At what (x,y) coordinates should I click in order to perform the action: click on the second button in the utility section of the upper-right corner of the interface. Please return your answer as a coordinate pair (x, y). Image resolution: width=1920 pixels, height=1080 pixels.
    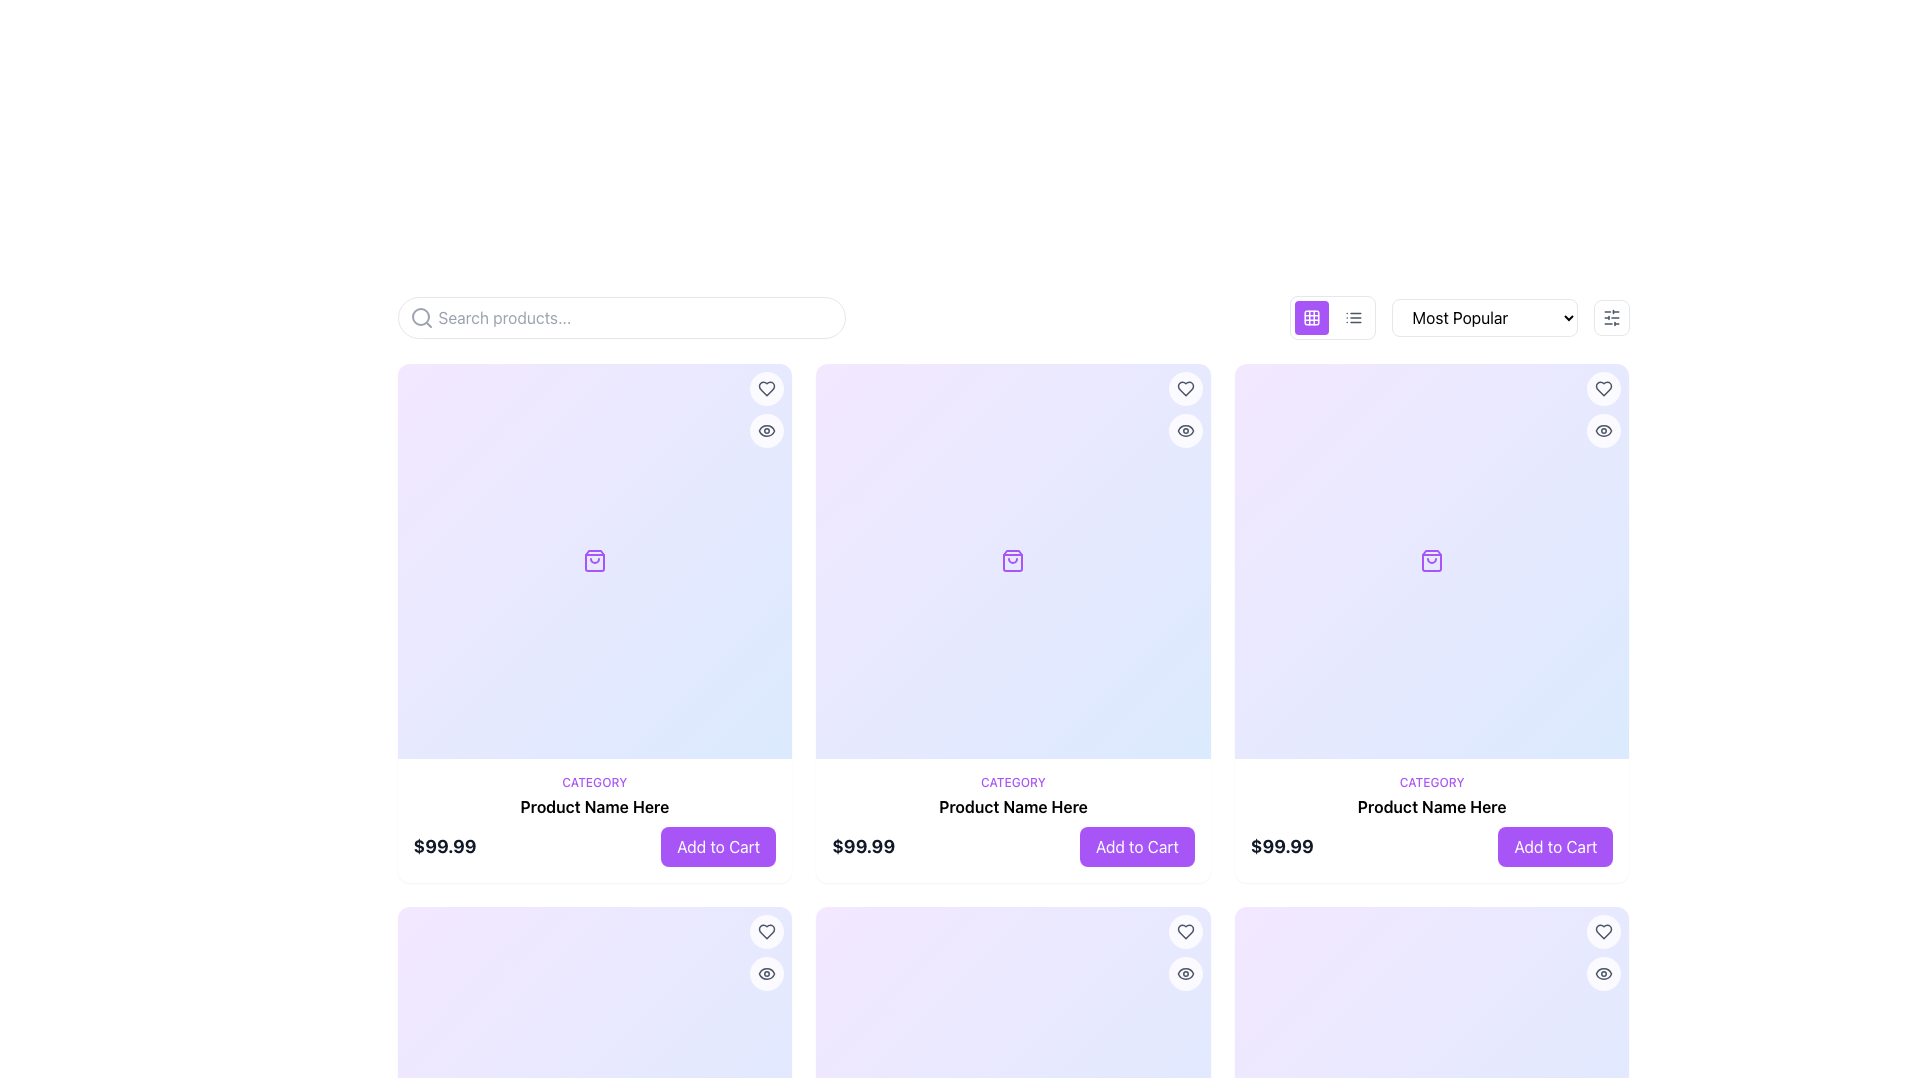
    Looking at the image, I should click on (1353, 316).